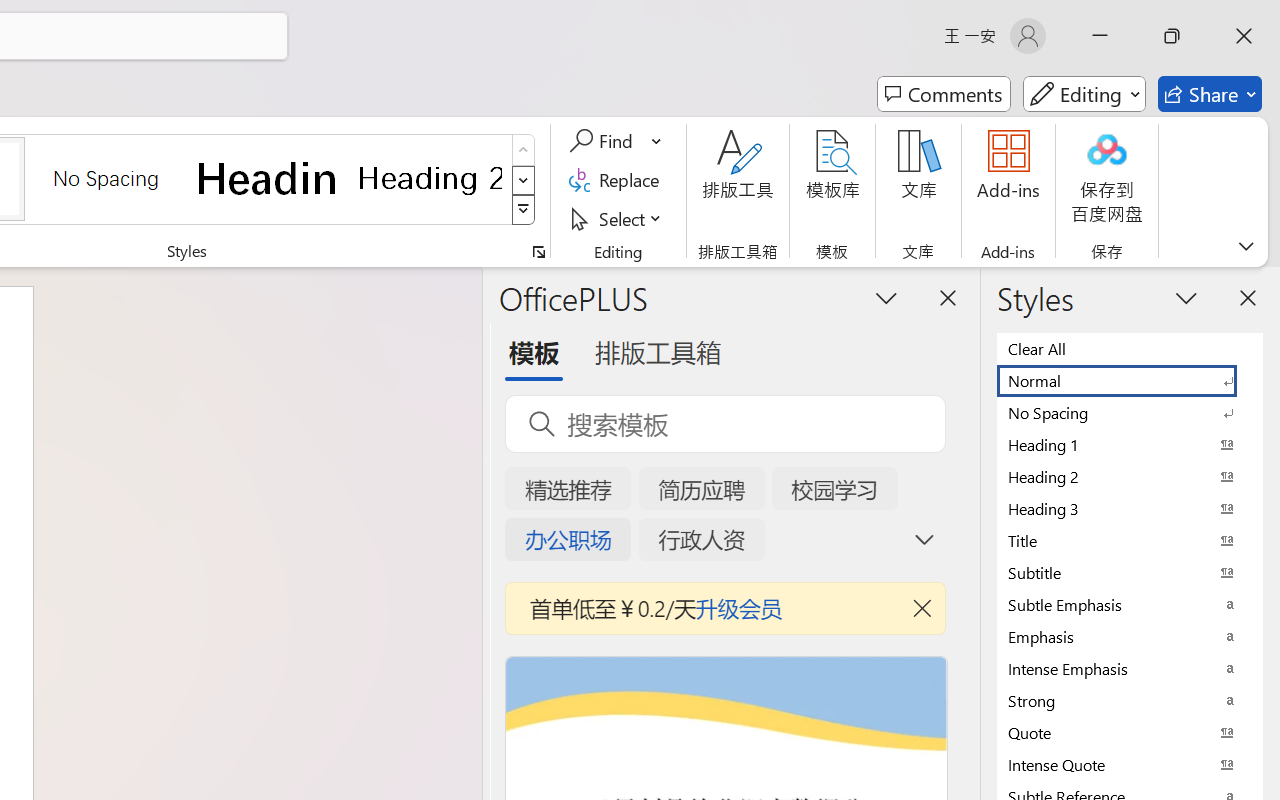 The width and height of the screenshot is (1280, 800). Describe the element at coordinates (1130, 379) in the screenshot. I see `'Normal'` at that location.